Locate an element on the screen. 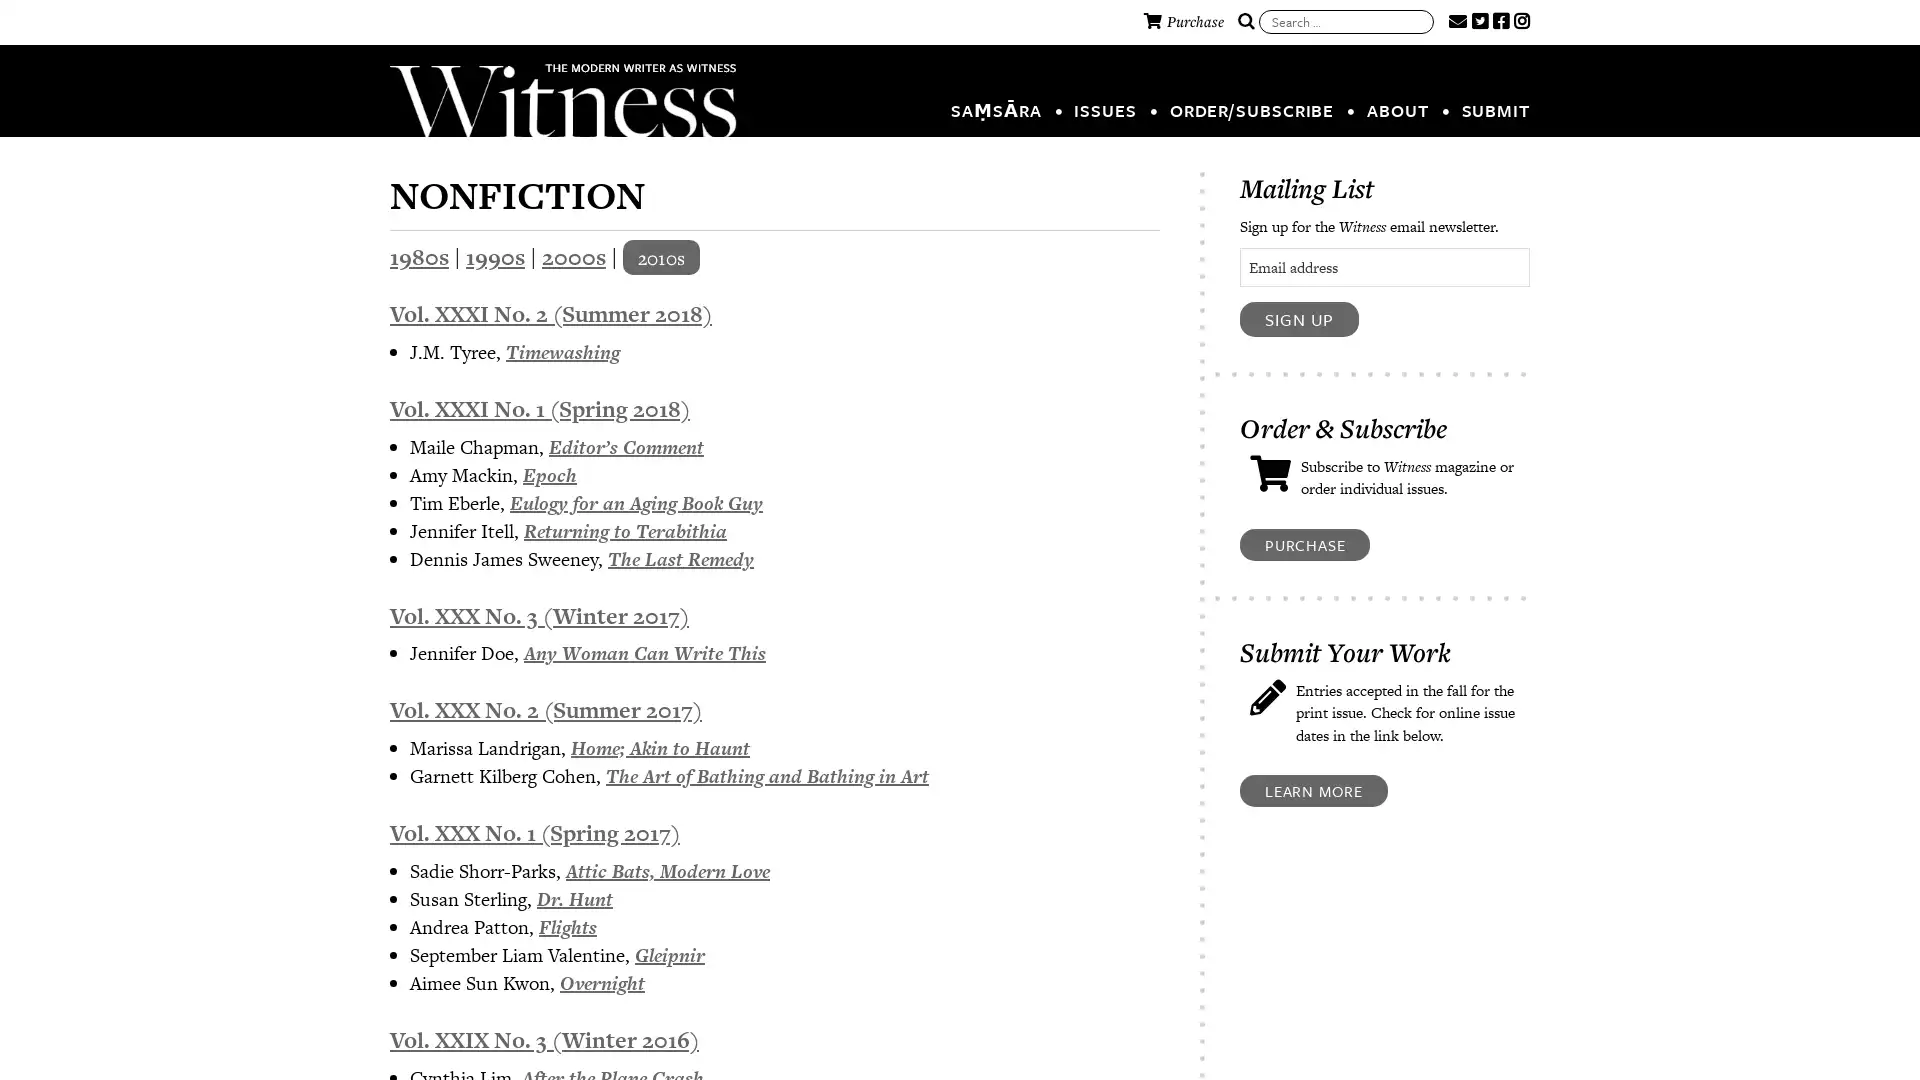  Sign Up is located at coordinates (1299, 318).